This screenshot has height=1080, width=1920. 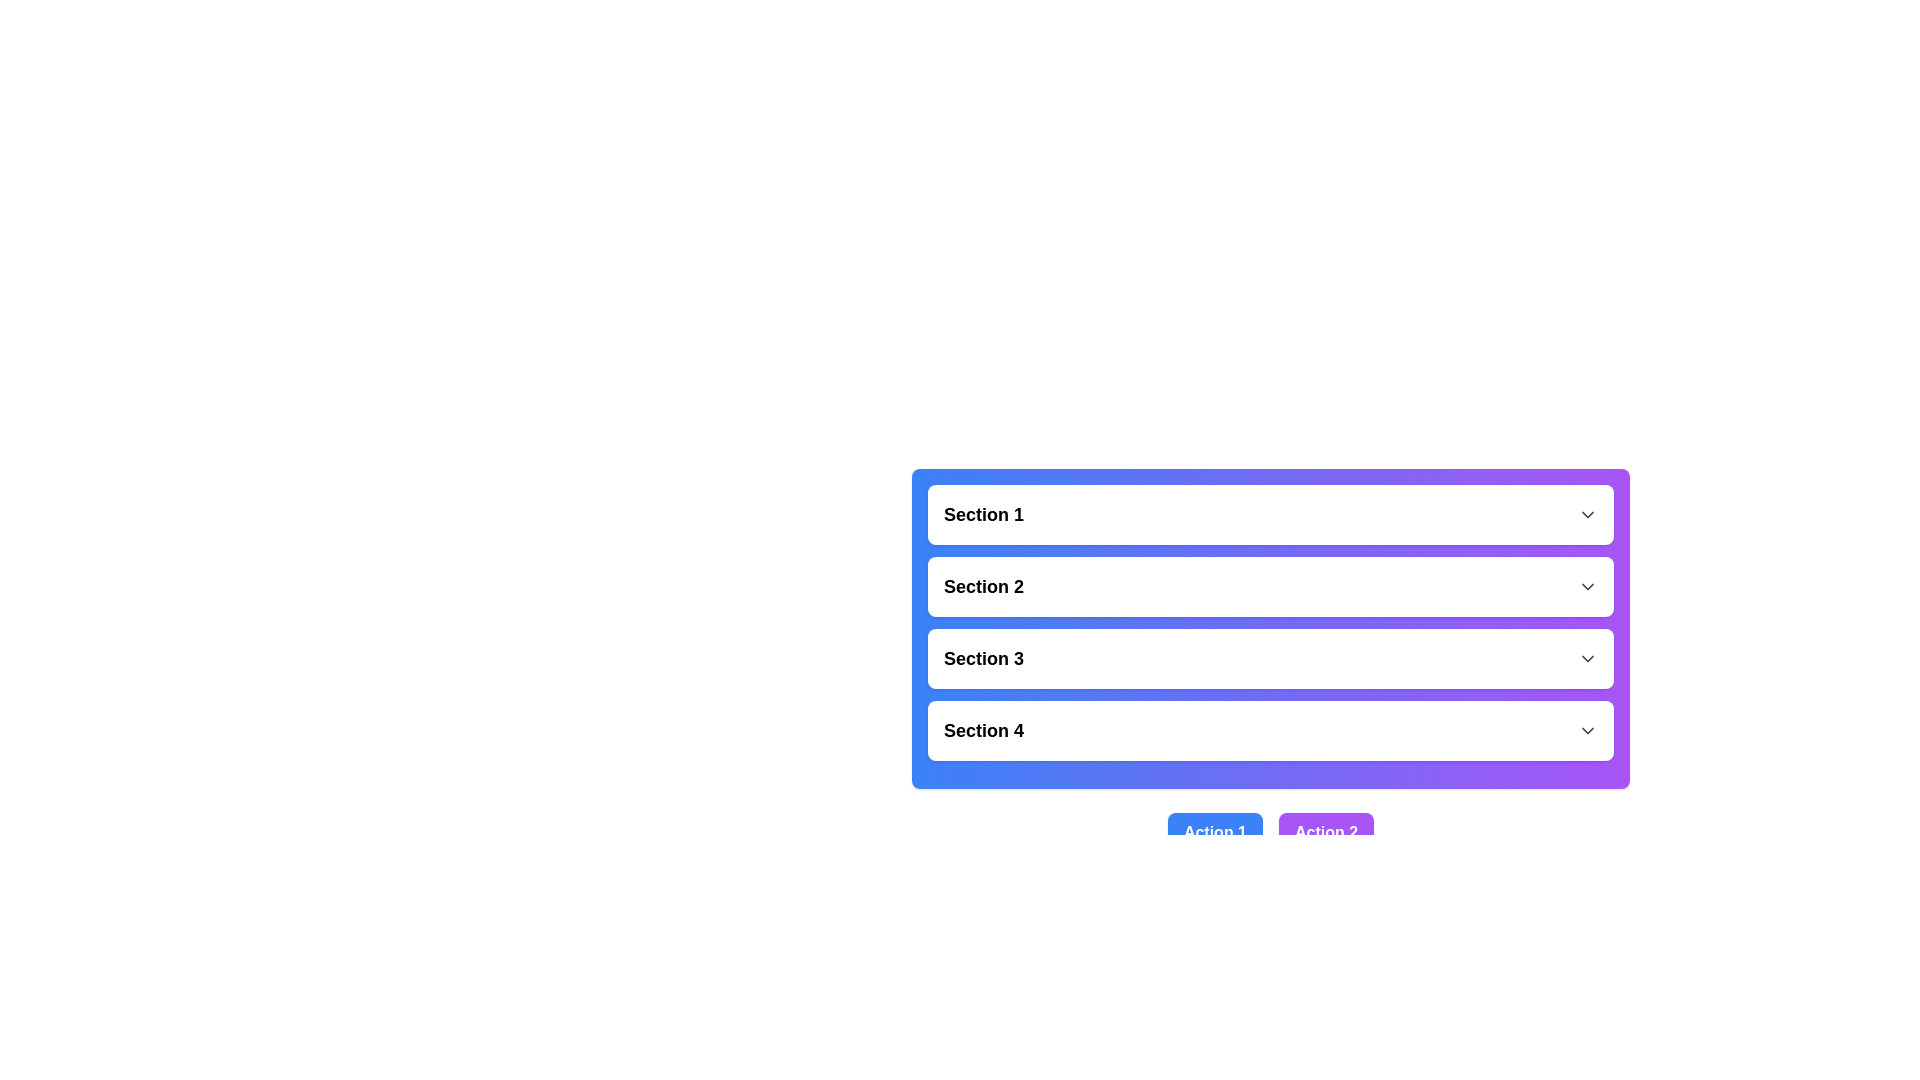 What do you see at coordinates (1587, 731) in the screenshot?
I see `the Chevron icon (SVG)` at bounding box center [1587, 731].